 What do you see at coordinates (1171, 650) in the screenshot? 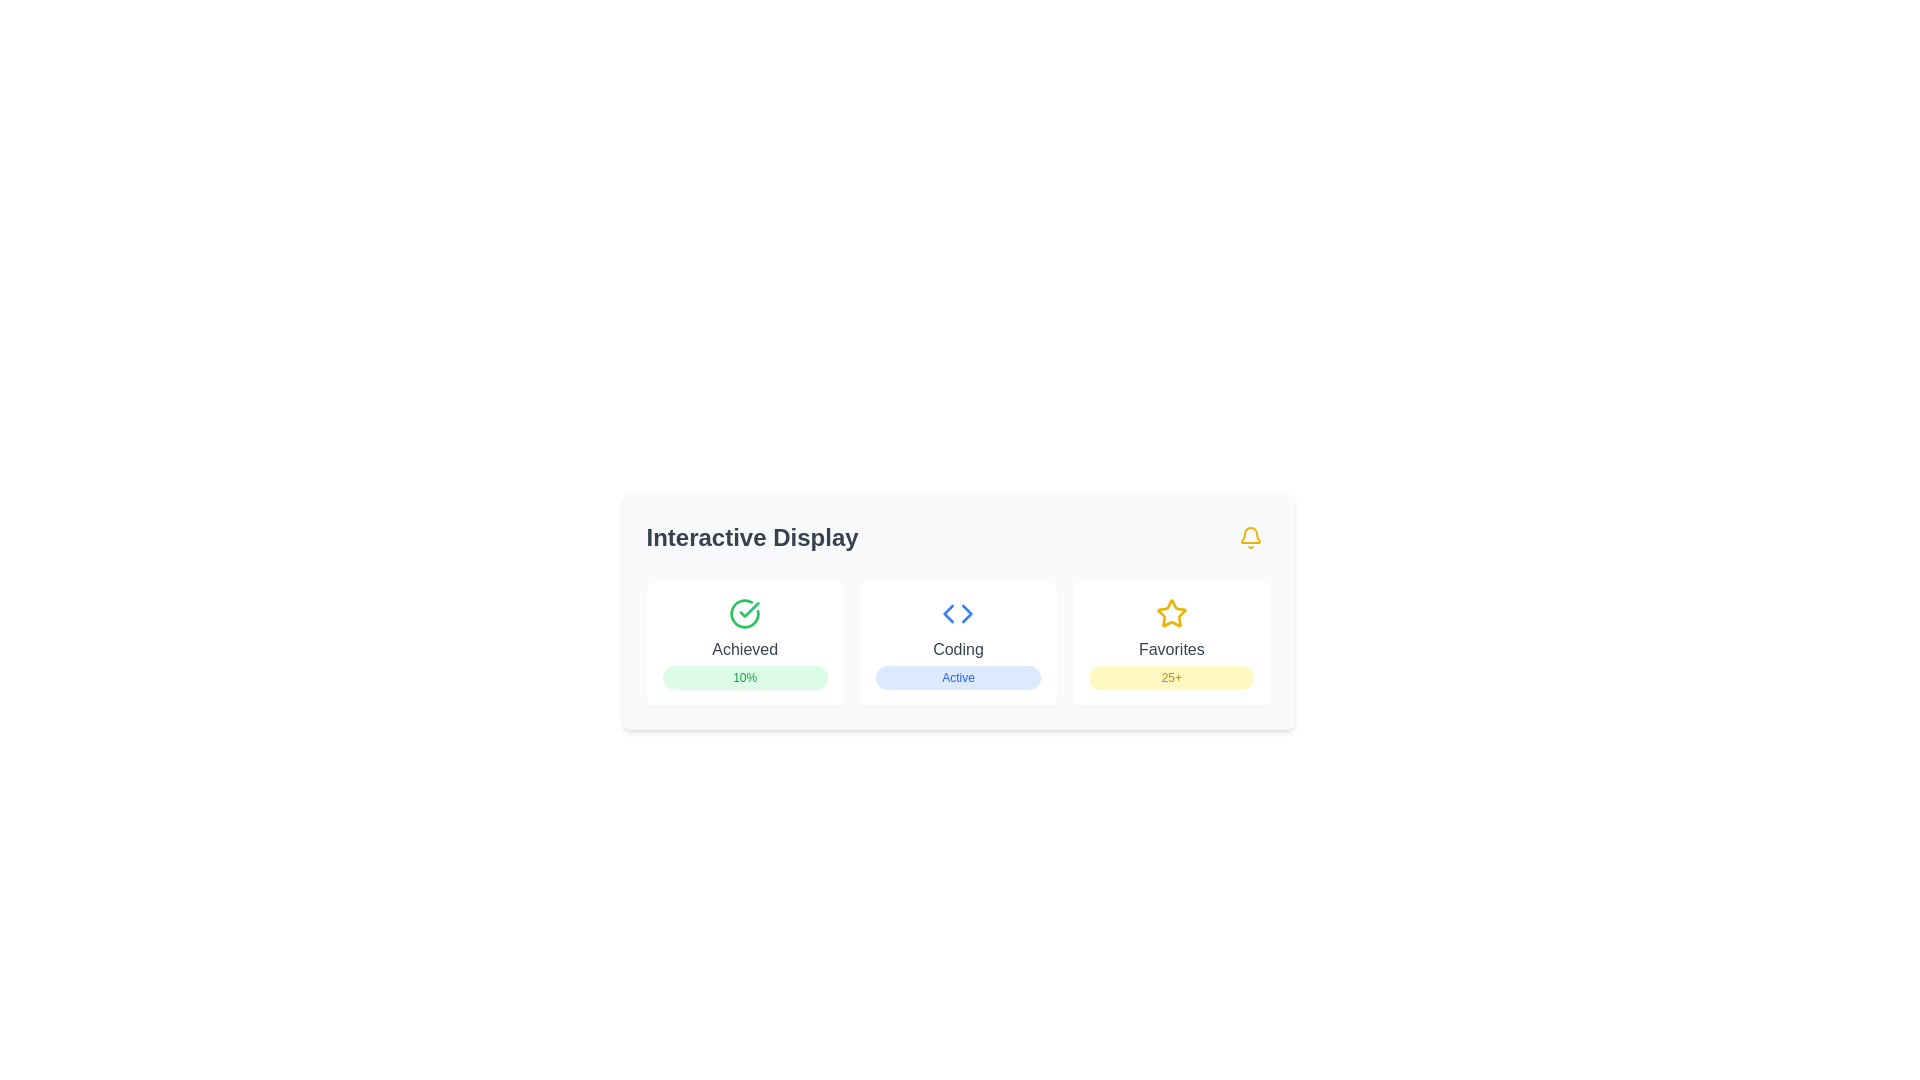
I see `the text element that serves as a label for the title or category name of the third card in a row, located below the icon and above the label '25+'` at bounding box center [1171, 650].